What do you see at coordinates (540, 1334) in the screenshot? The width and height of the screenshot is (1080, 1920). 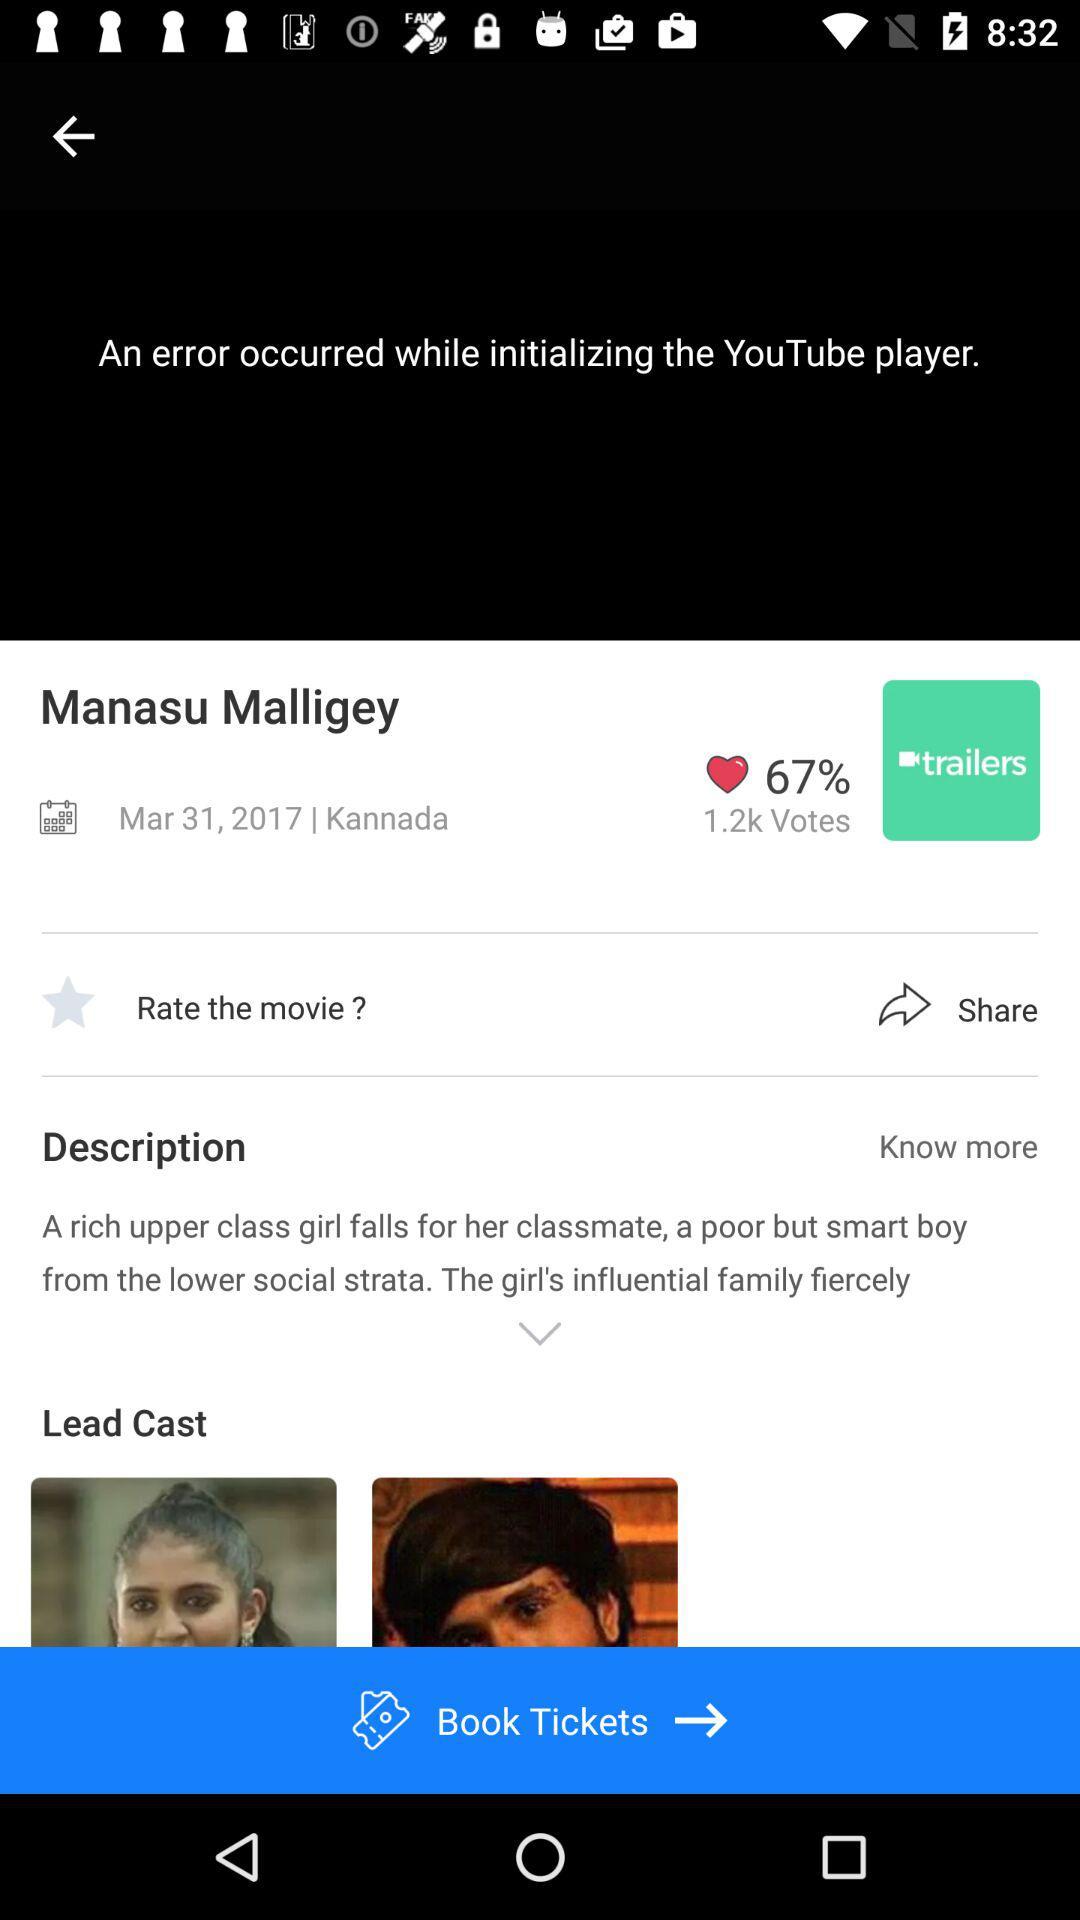 I see `reveal rest of article` at bounding box center [540, 1334].